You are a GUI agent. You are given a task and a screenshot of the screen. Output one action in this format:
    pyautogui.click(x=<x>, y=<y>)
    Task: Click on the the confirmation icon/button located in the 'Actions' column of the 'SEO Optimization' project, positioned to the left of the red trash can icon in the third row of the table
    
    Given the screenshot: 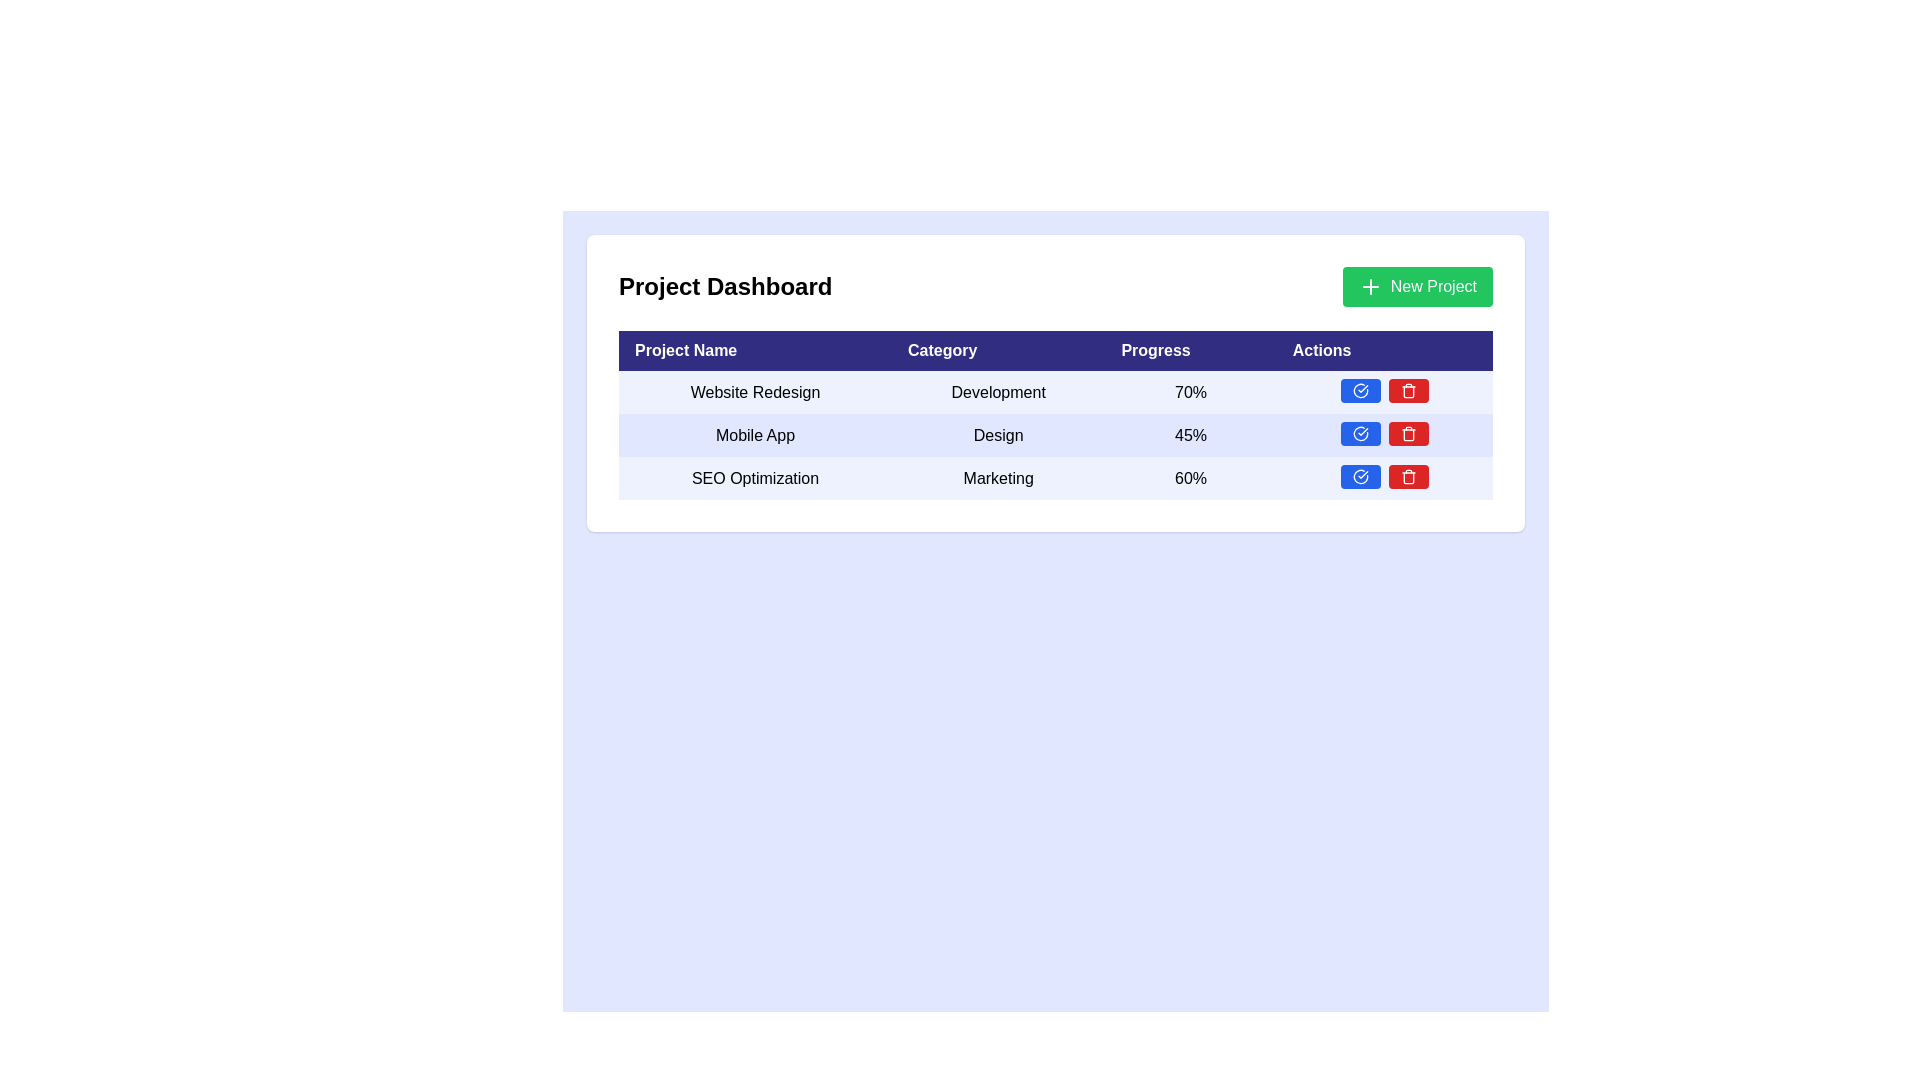 What is the action you would take?
    pyautogui.click(x=1360, y=477)
    